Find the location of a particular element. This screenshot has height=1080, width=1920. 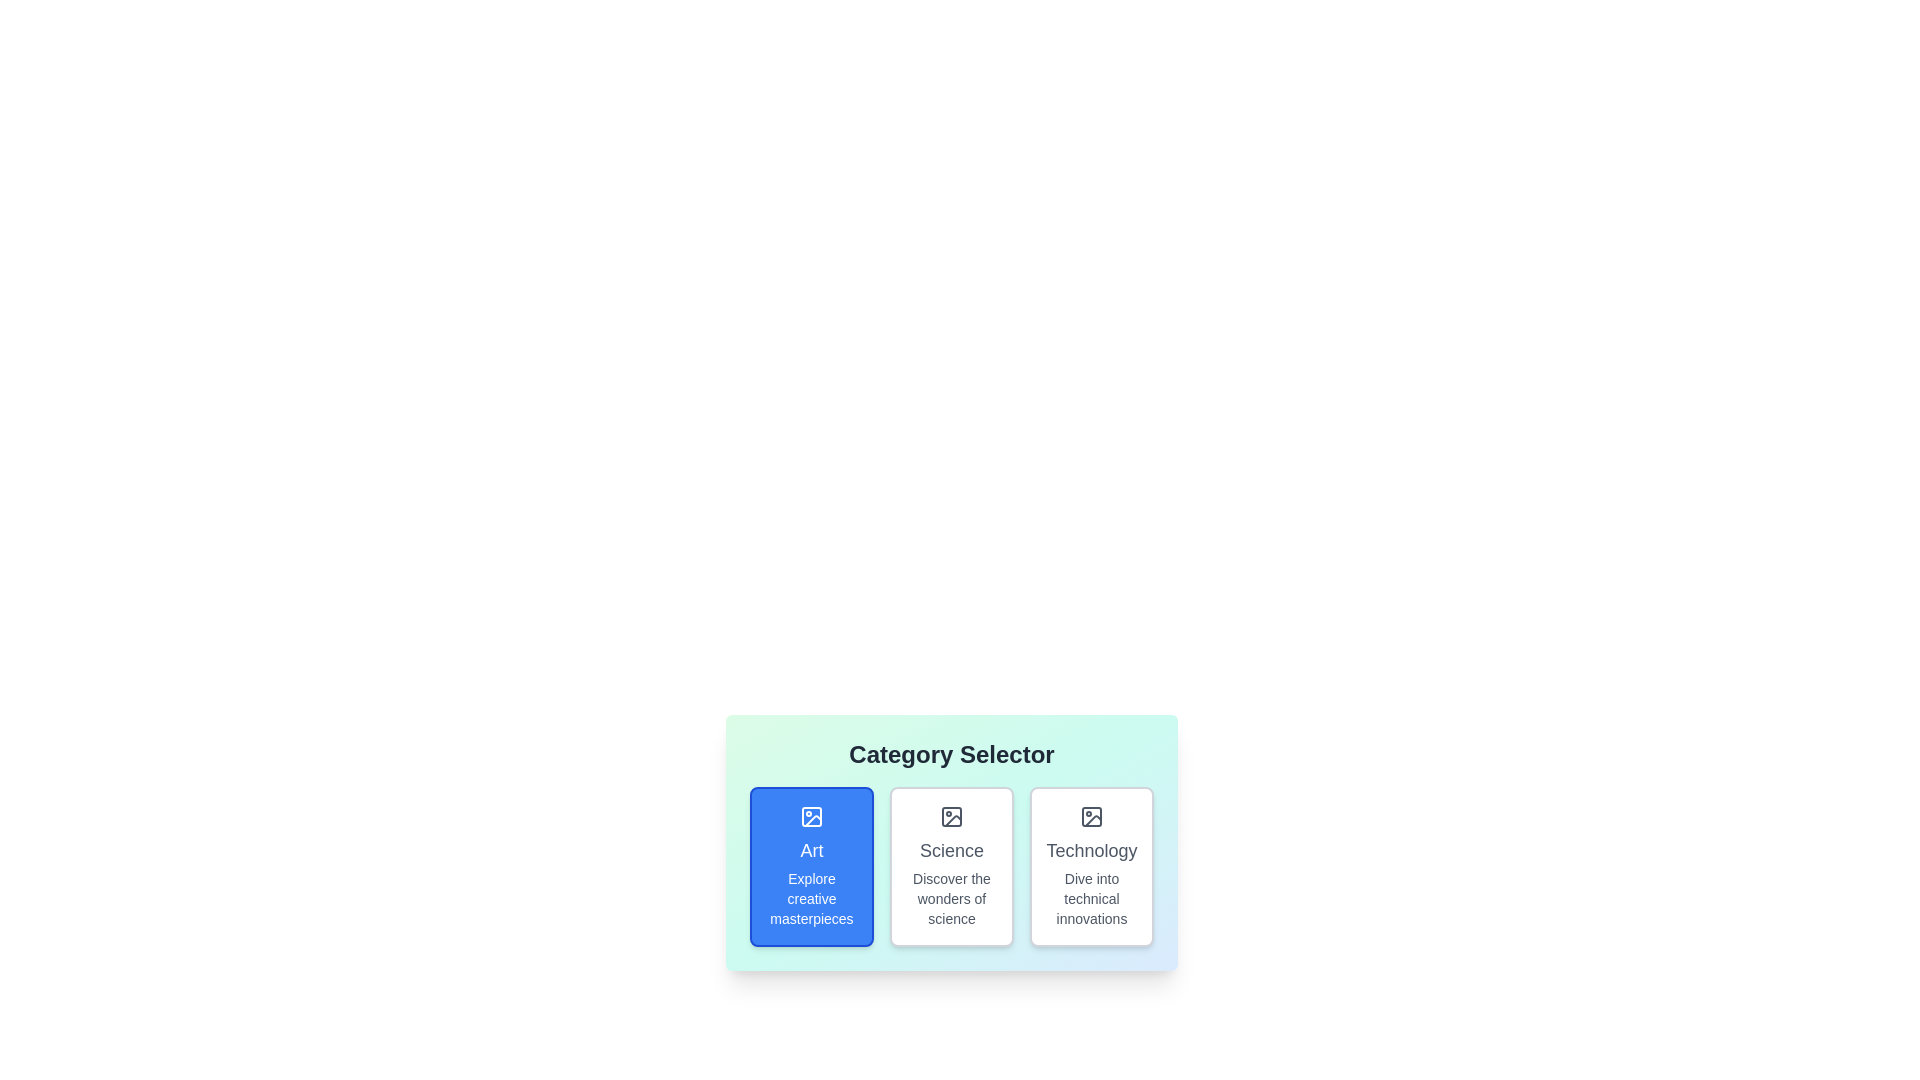

the category chip labeled Art is located at coordinates (811, 866).